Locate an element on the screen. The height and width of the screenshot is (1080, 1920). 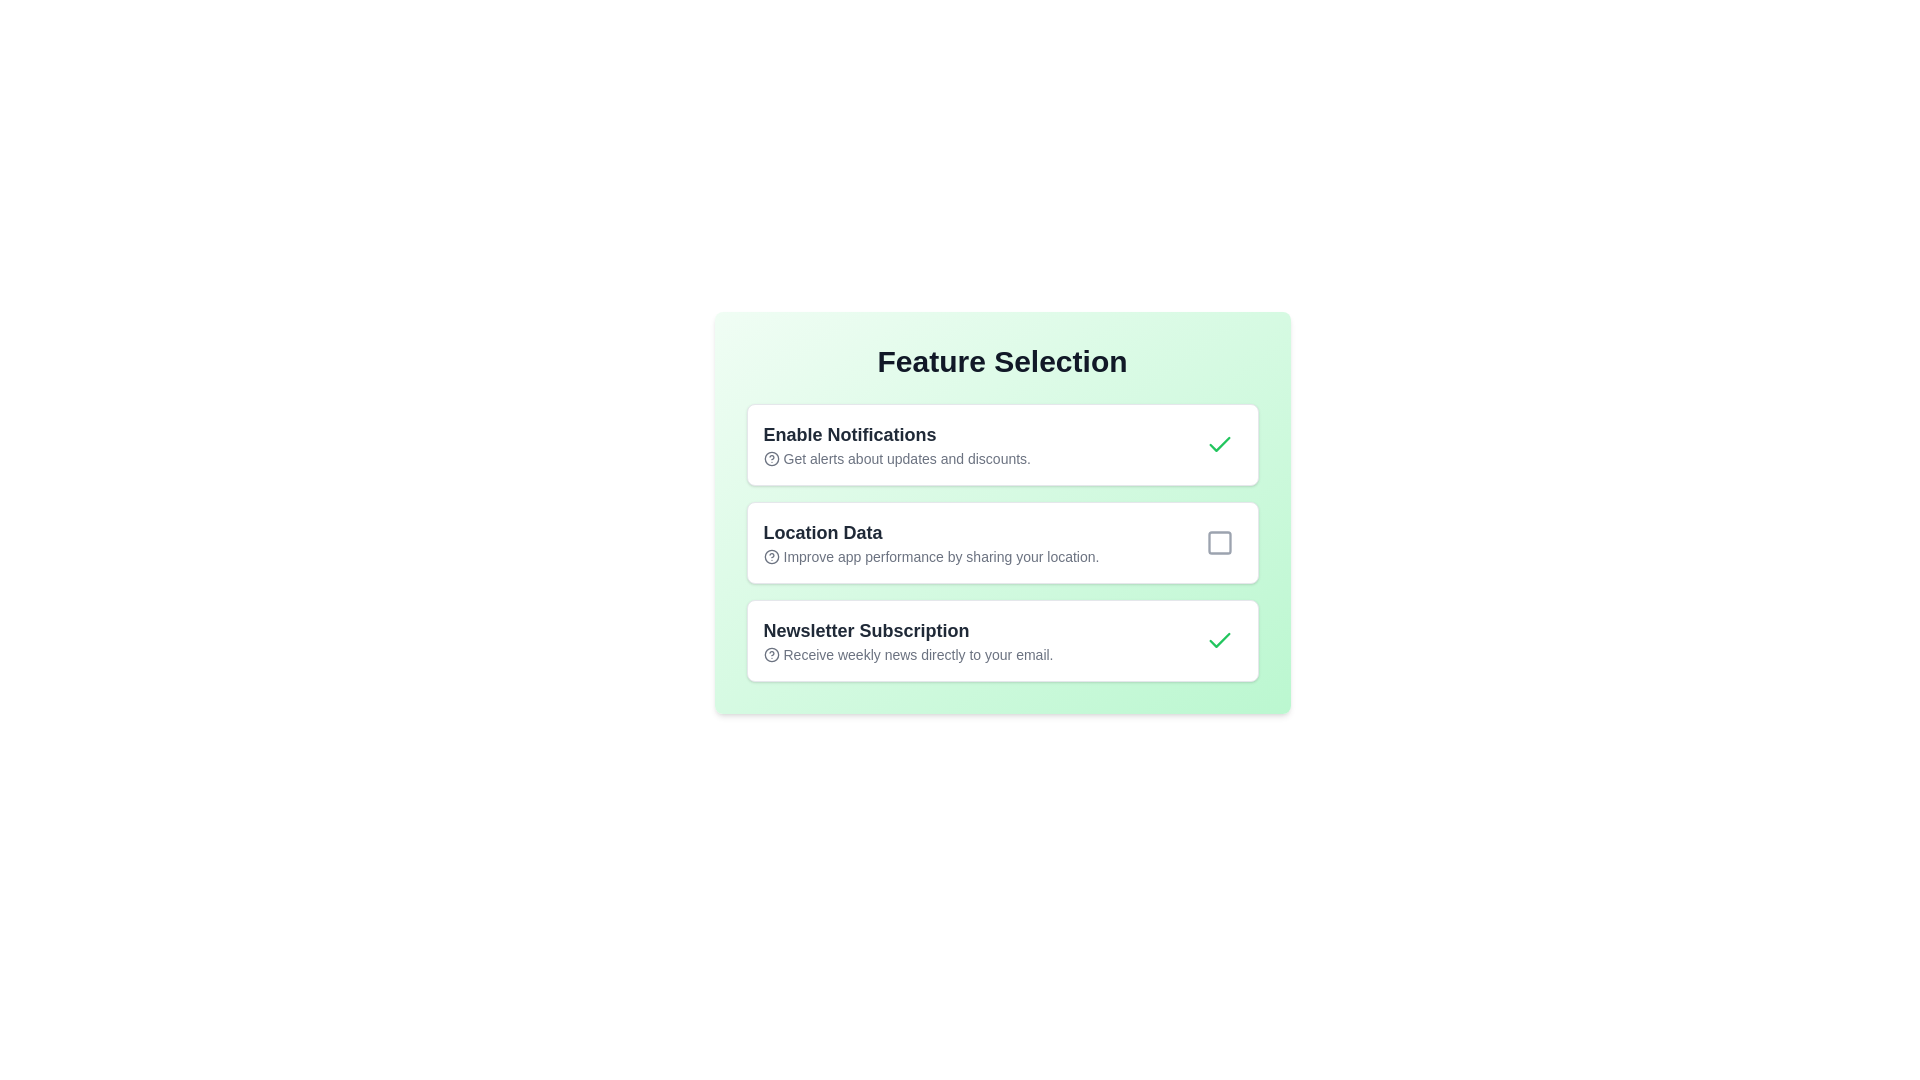
the small, square checkbox icon with rounded corners located next to the 'Location Data' option is located at coordinates (1218, 543).